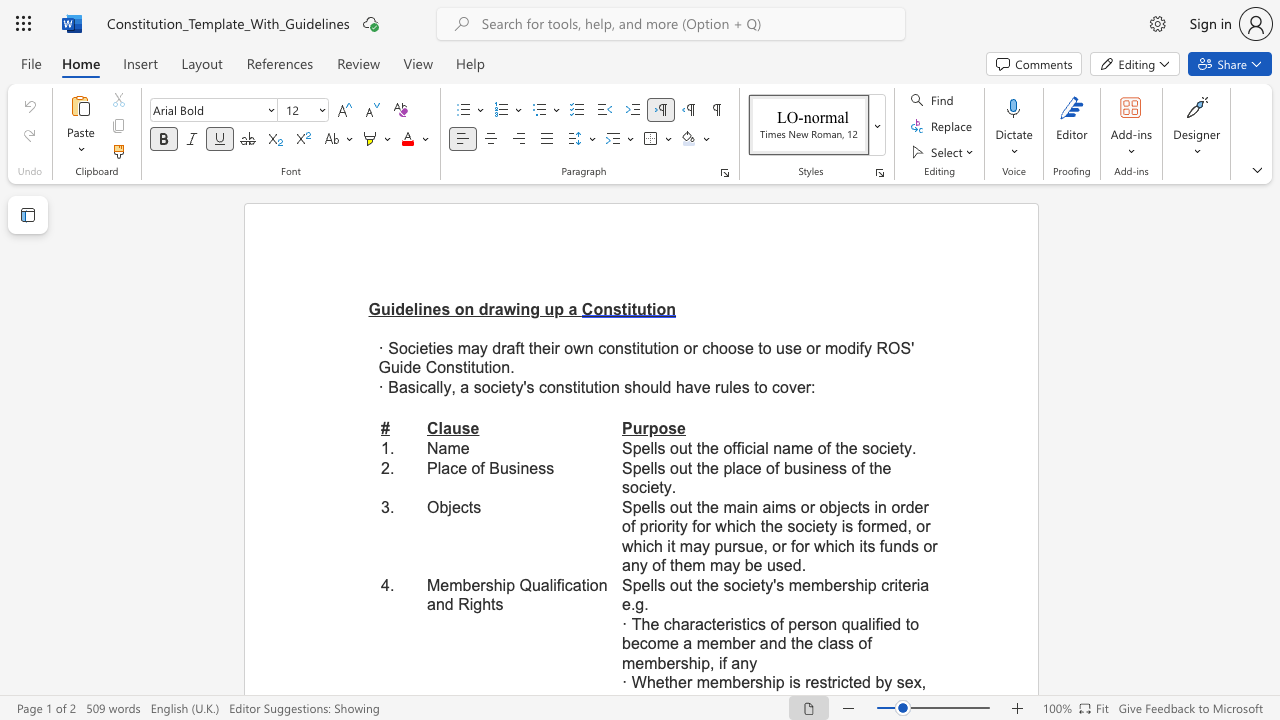  I want to click on the subset text "ce of B" within the text "Place of Business", so click(449, 468).